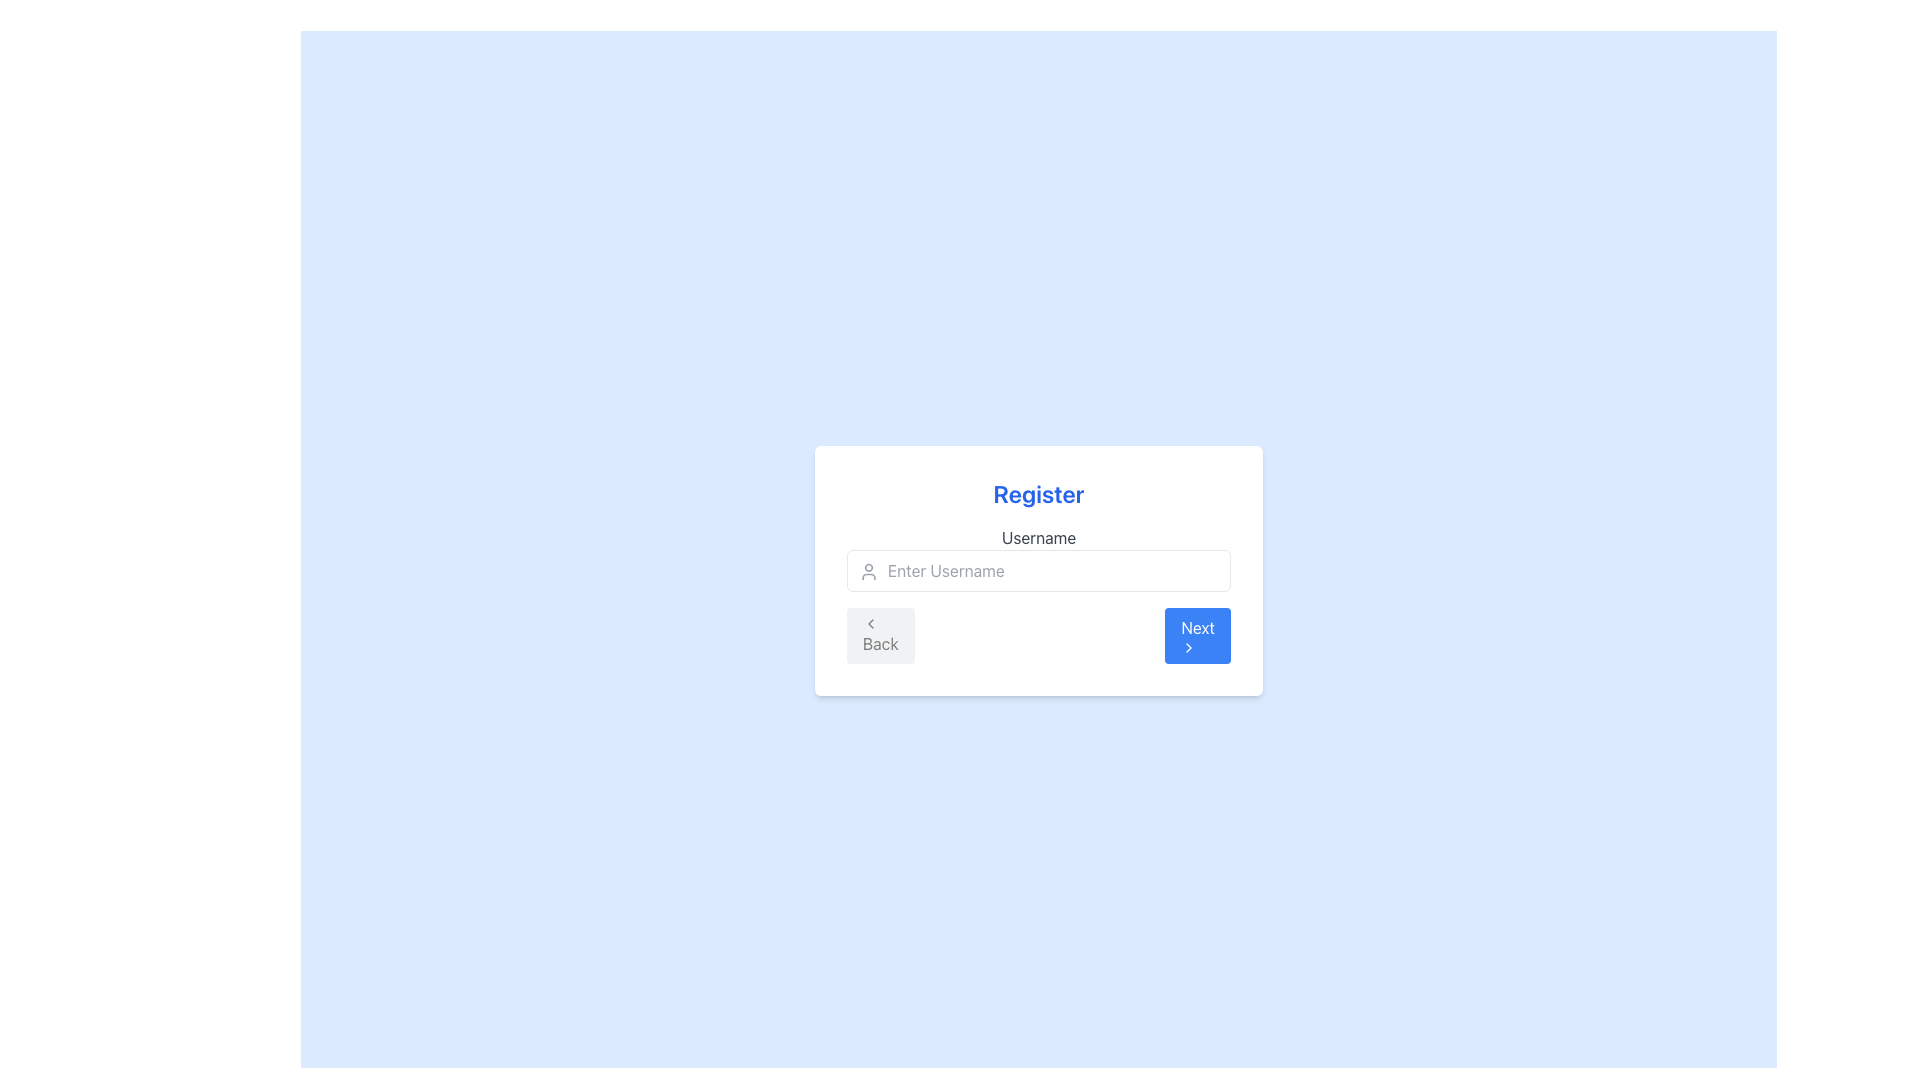  What do you see at coordinates (870, 623) in the screenshot?
I see `the left arrow icon in the 'Back' button located at the bottom left section of the registration form` at bounding box center [870, 623].